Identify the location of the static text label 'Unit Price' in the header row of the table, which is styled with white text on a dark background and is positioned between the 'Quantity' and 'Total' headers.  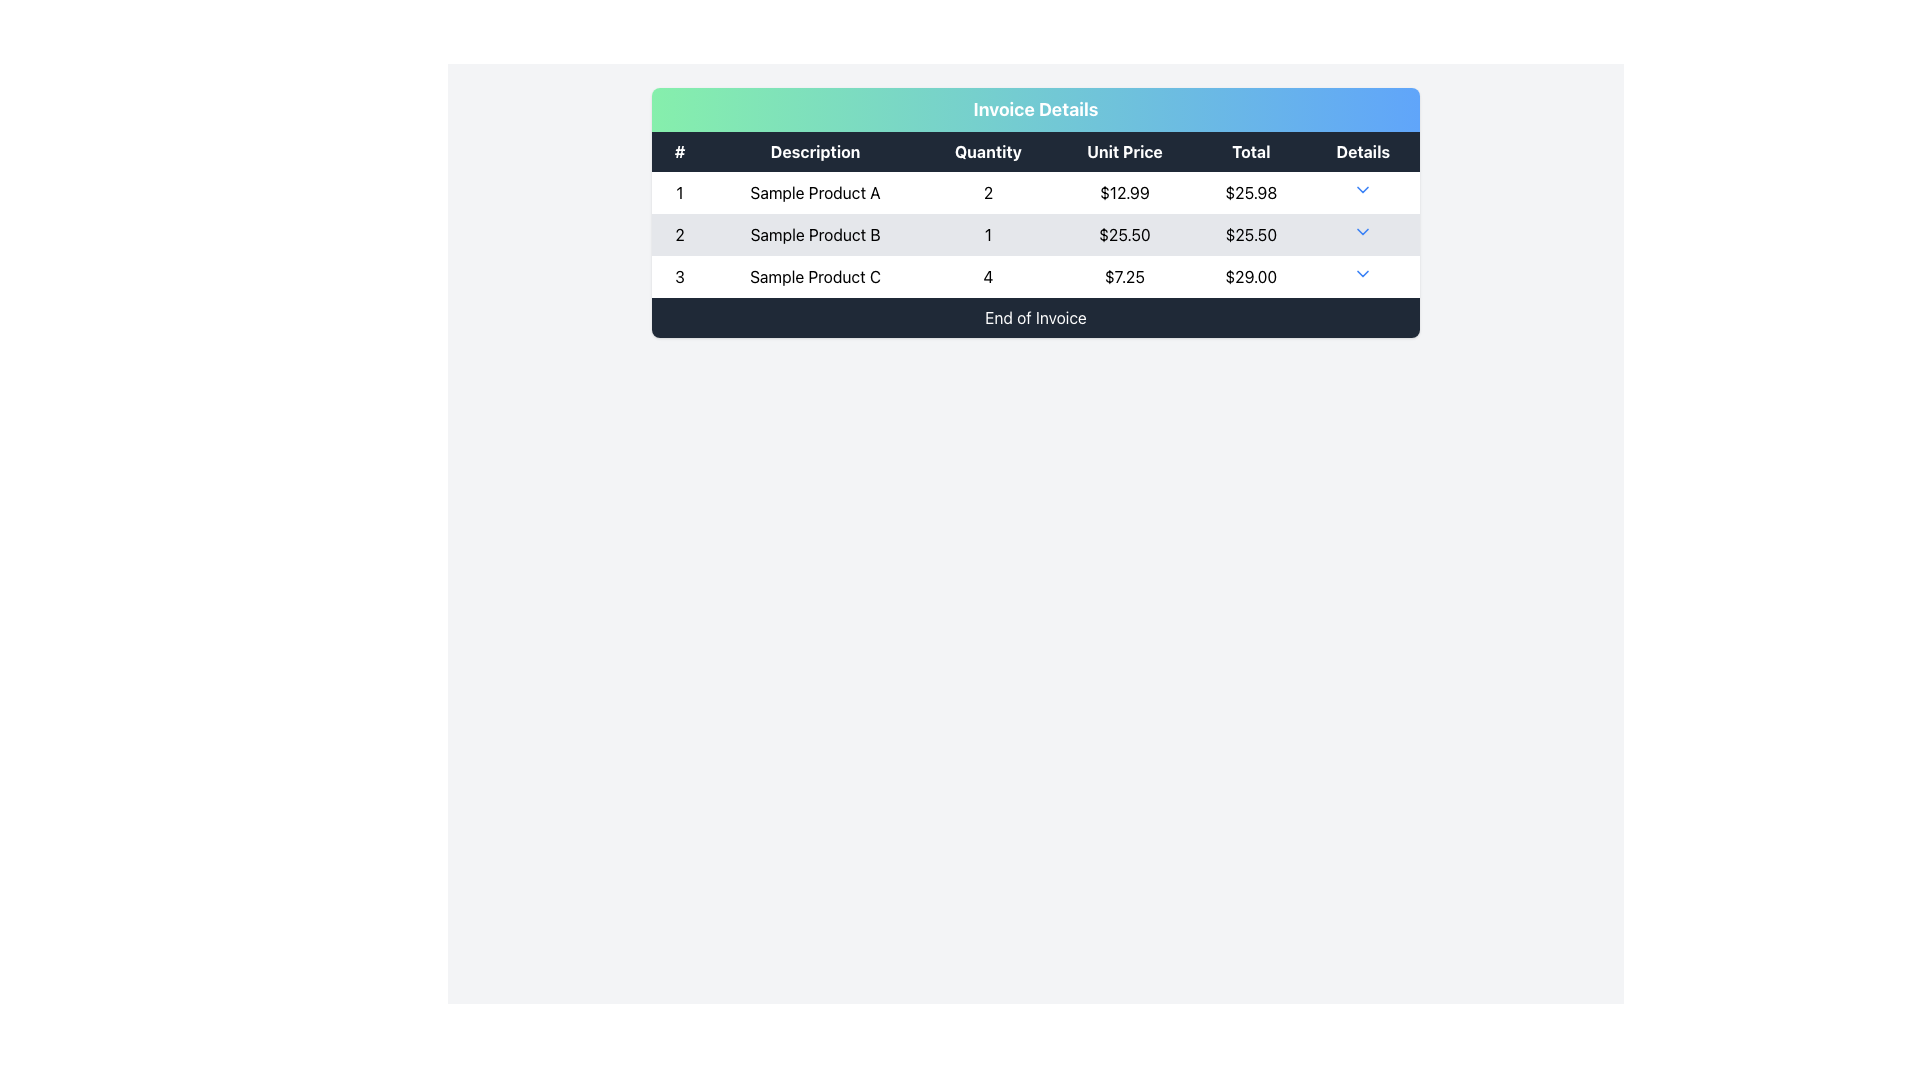
(1124, 150).